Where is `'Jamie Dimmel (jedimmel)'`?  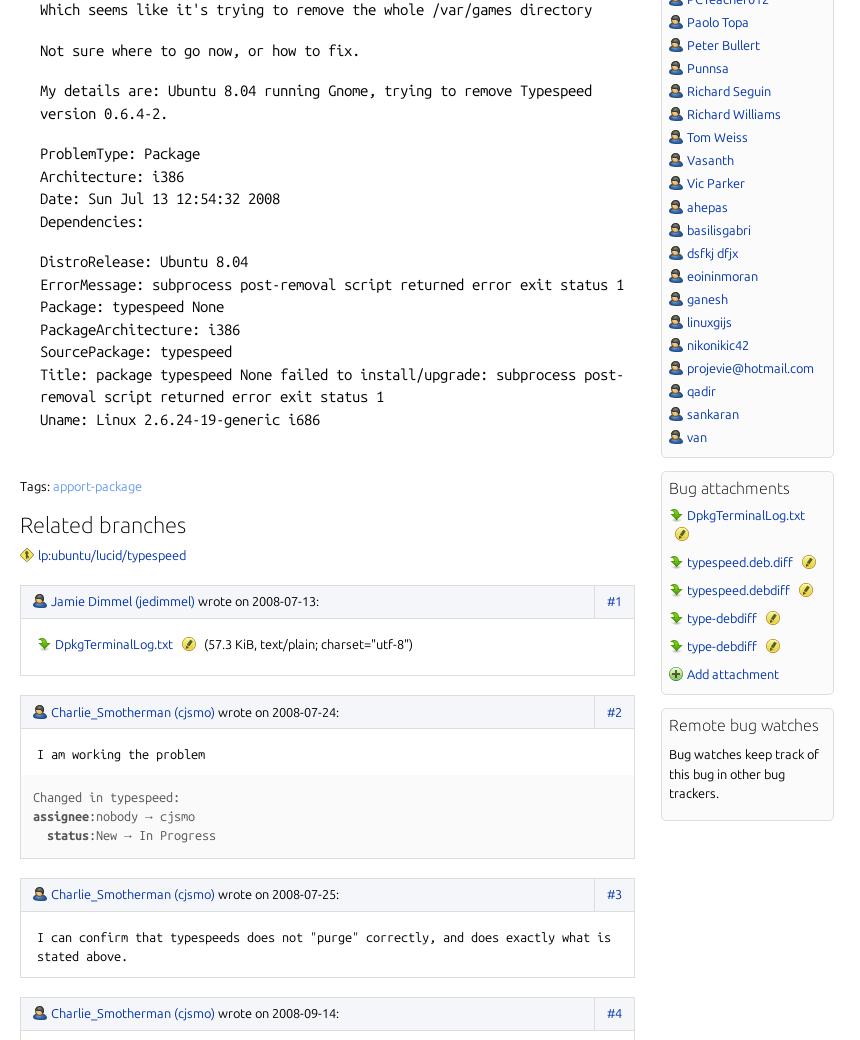 'Jamie Dimmel (jedimmel)' is located at coordinates (122, 598).